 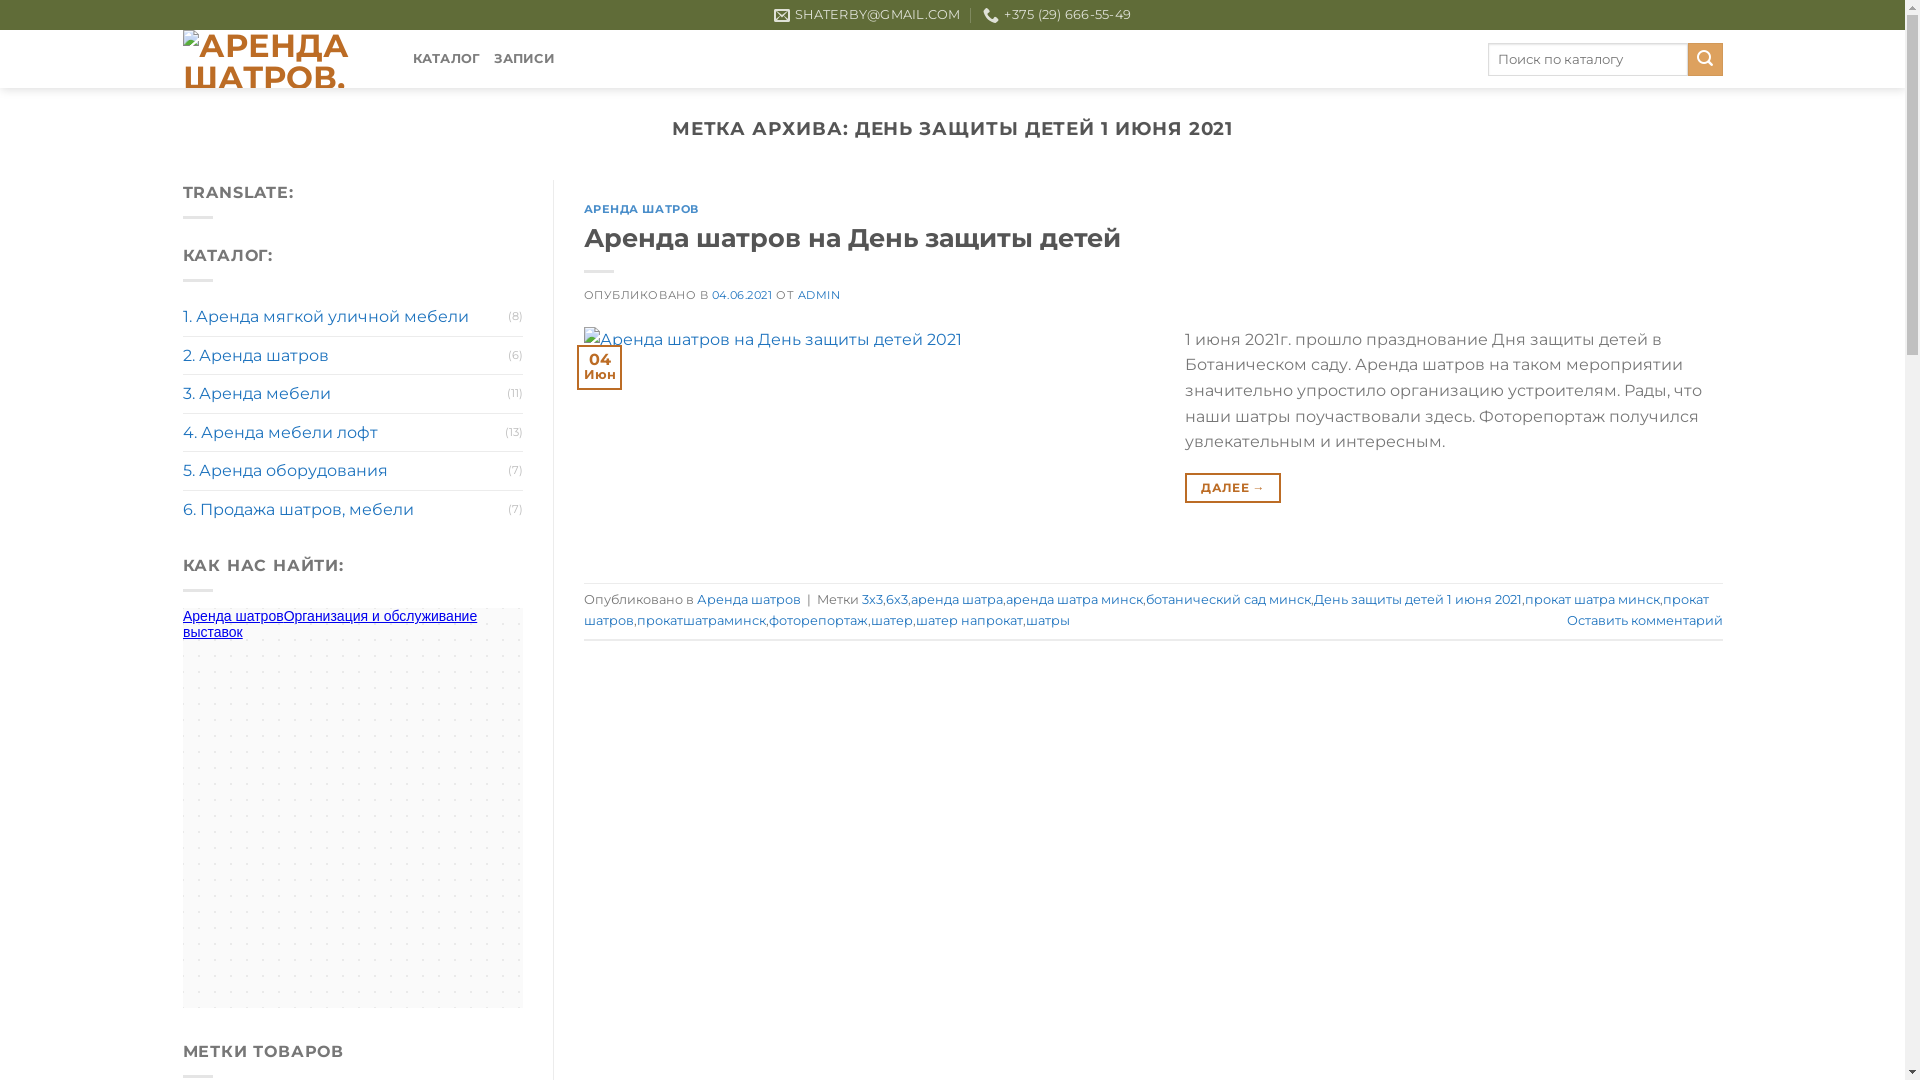 I want to click on '+375 (29) 666-55-49', so click(x=1055, y=15).